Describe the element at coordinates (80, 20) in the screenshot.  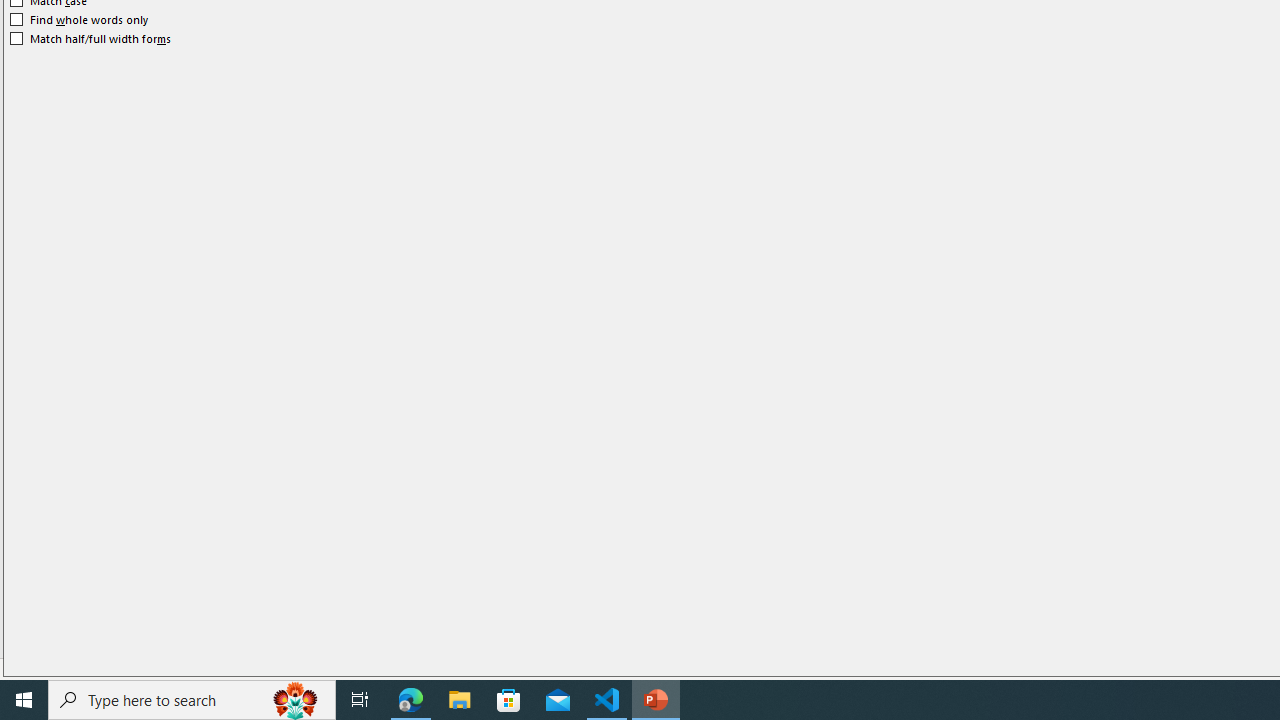
I see `'Find whole words only'` at that location.